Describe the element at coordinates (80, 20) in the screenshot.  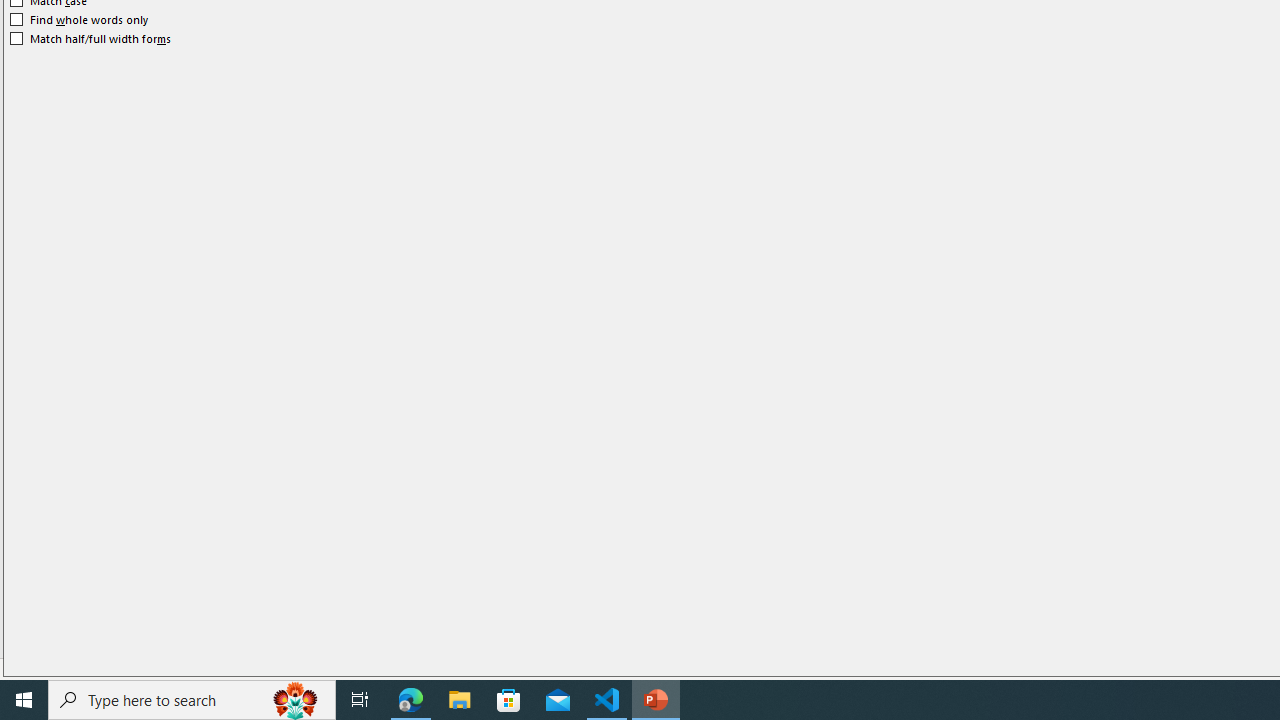
I see `'Find whole words only'` at that location.